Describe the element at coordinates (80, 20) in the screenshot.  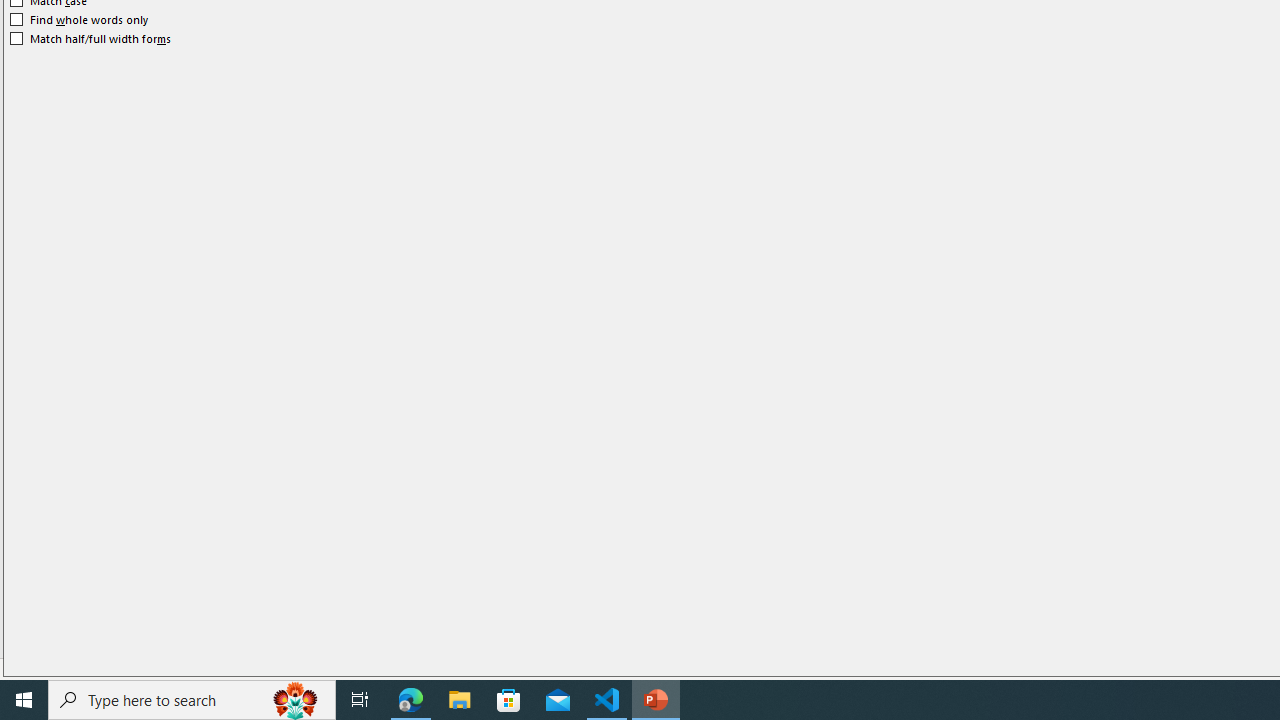
I see `'Find whole words only'` at that location.